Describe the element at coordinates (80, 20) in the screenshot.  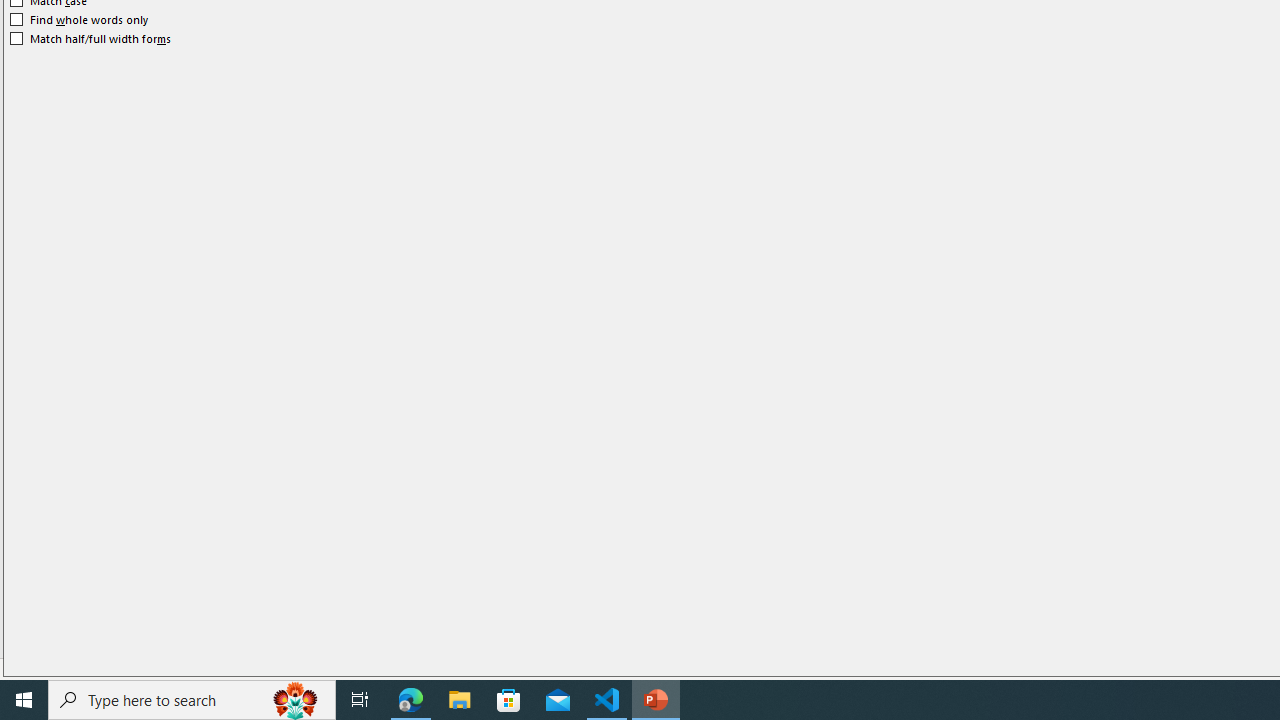
I see `'Find whole words only'` at that location.